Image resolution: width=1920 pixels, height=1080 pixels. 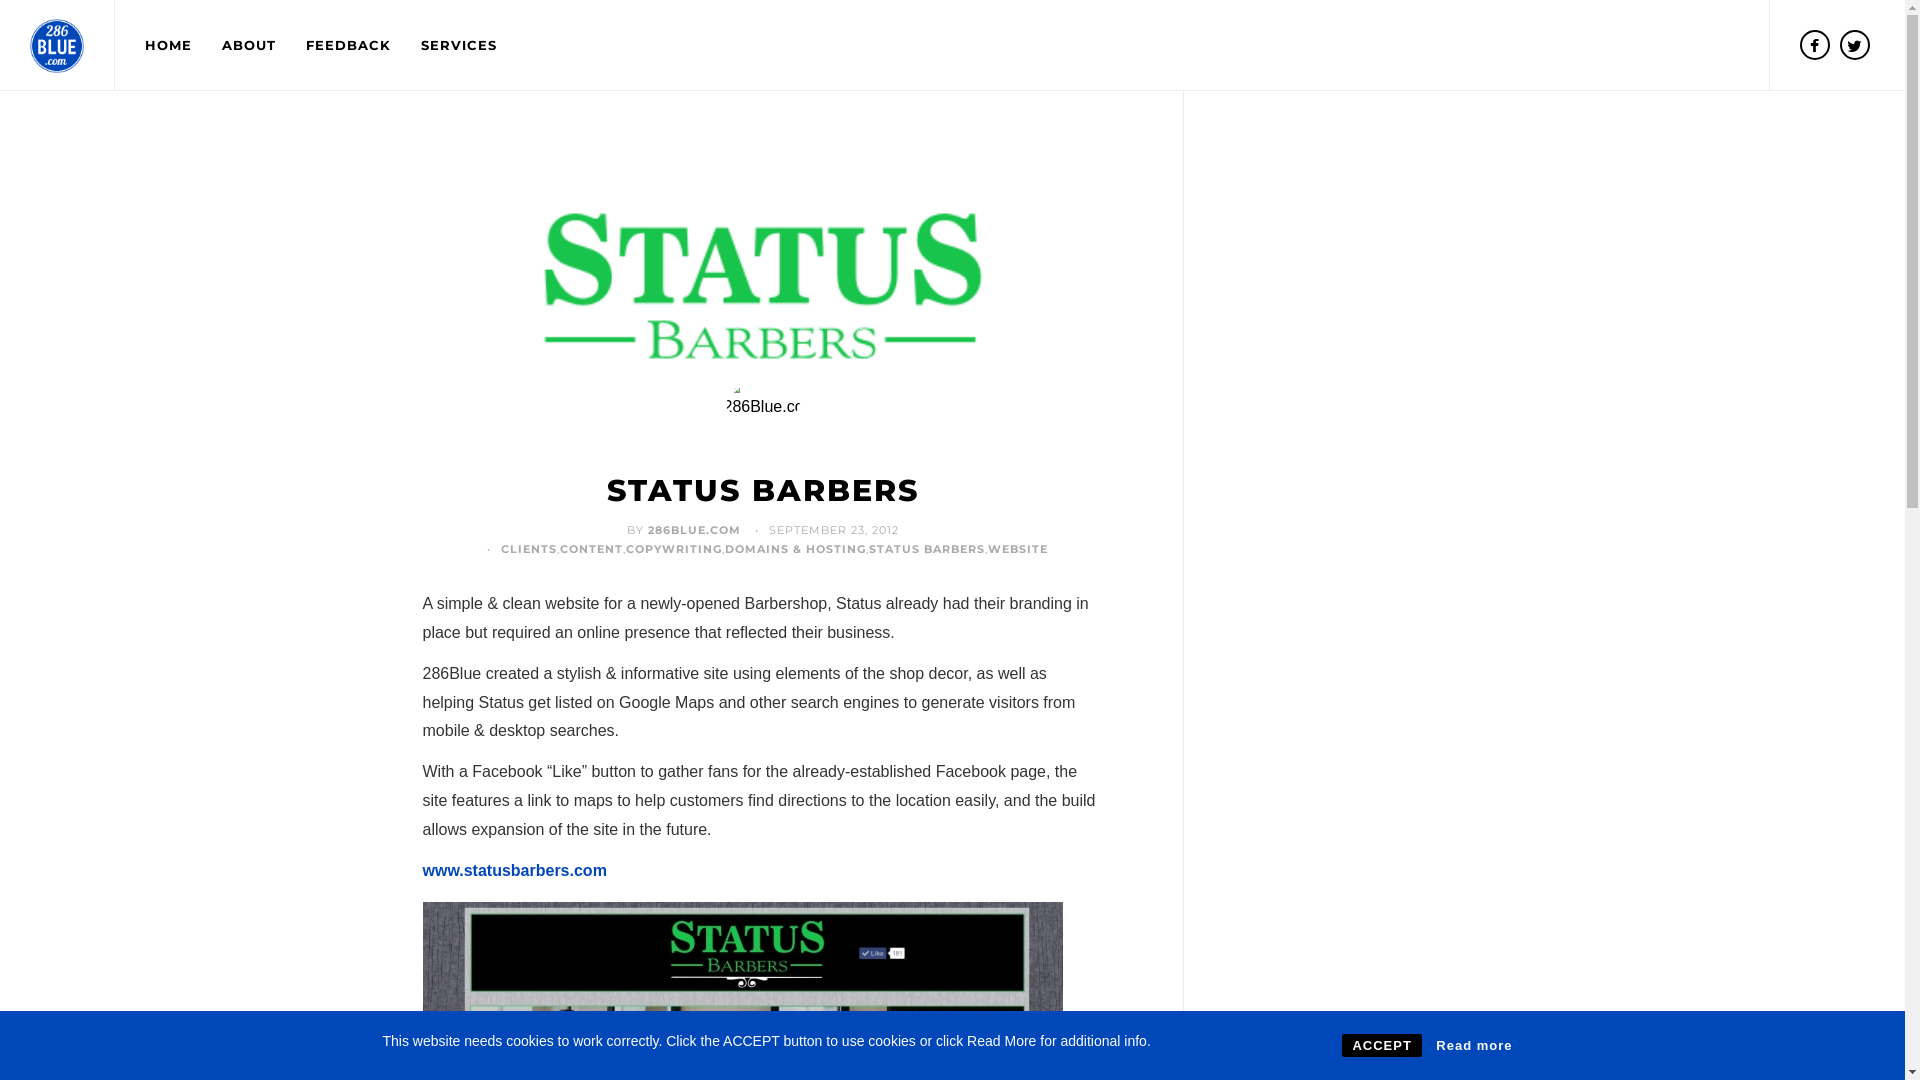 I want to click on 'Read more', so click(x=1473, y=1044).